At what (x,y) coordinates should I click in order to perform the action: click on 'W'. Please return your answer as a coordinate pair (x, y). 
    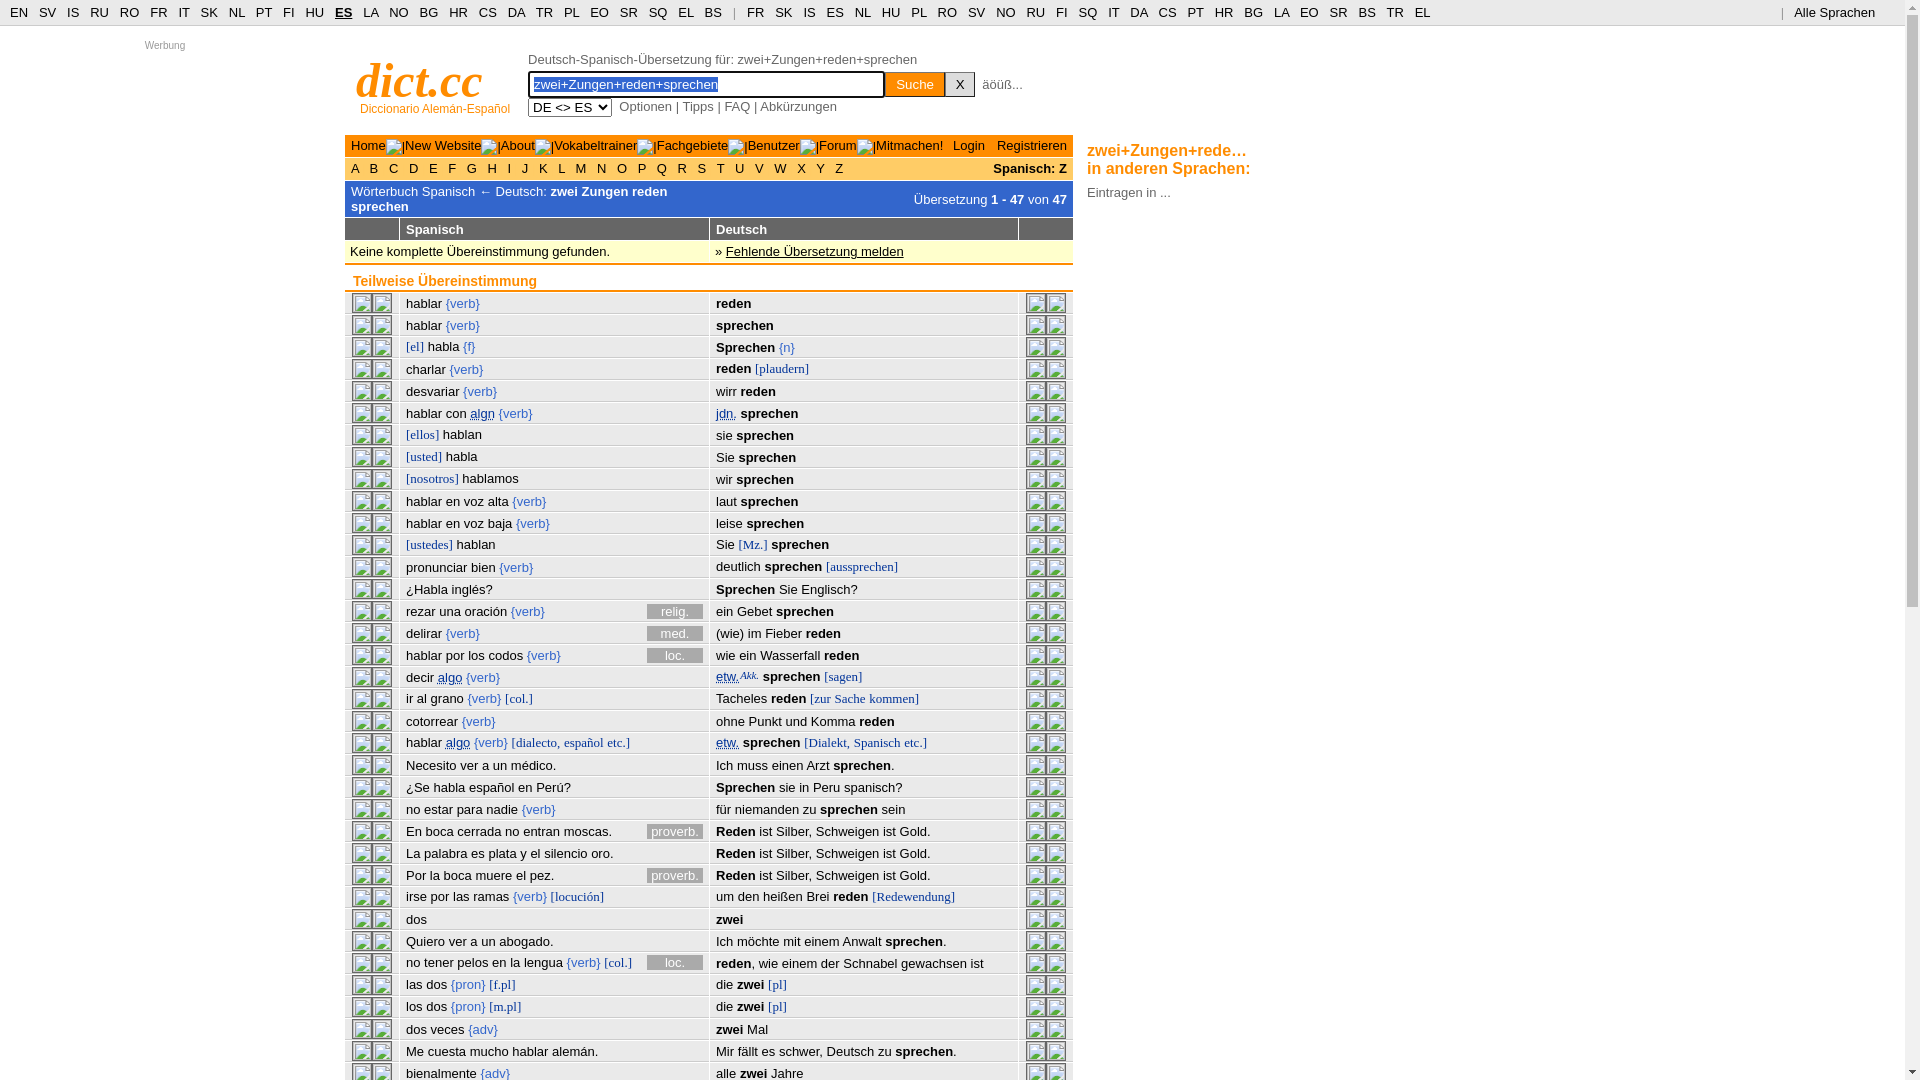
    Looking at the image, I should click on (770, 167).